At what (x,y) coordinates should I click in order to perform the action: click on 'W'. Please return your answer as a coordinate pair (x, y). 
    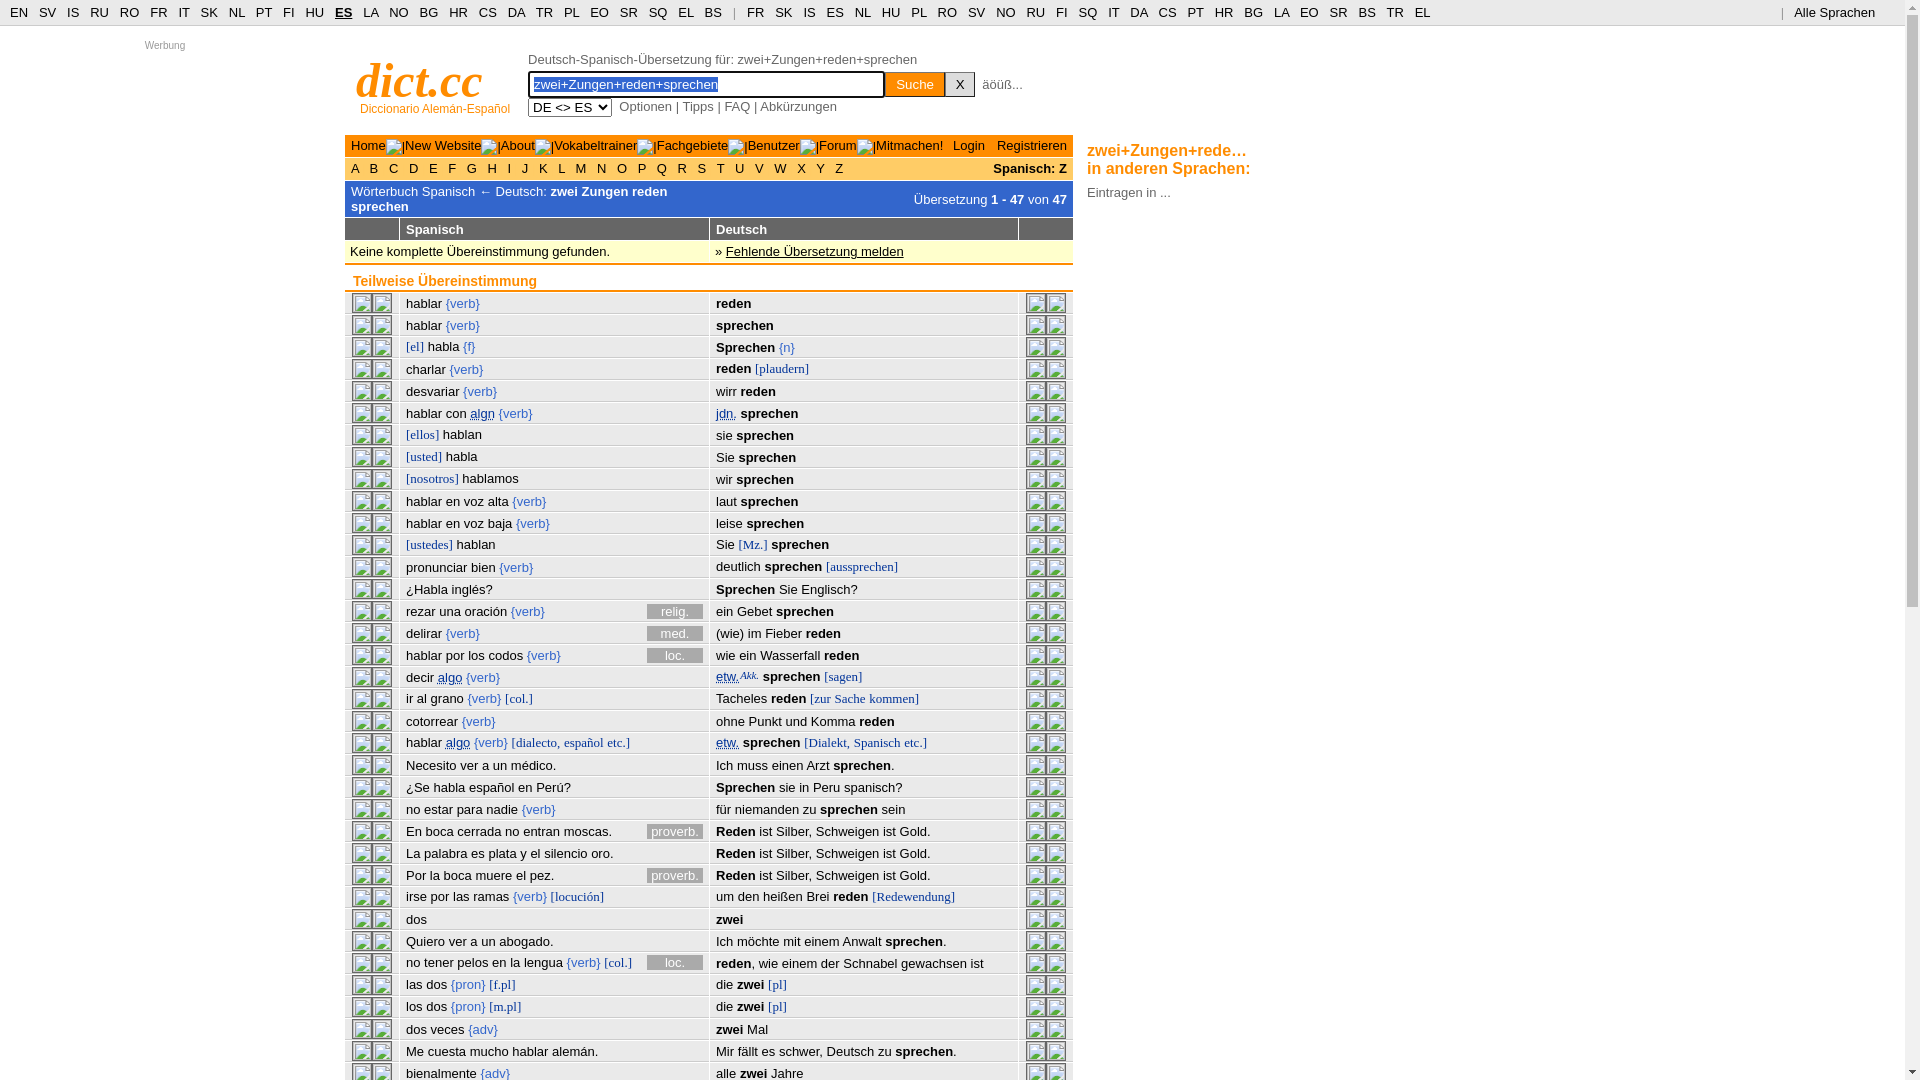
    Looking at the image, I should click on (770, 167).